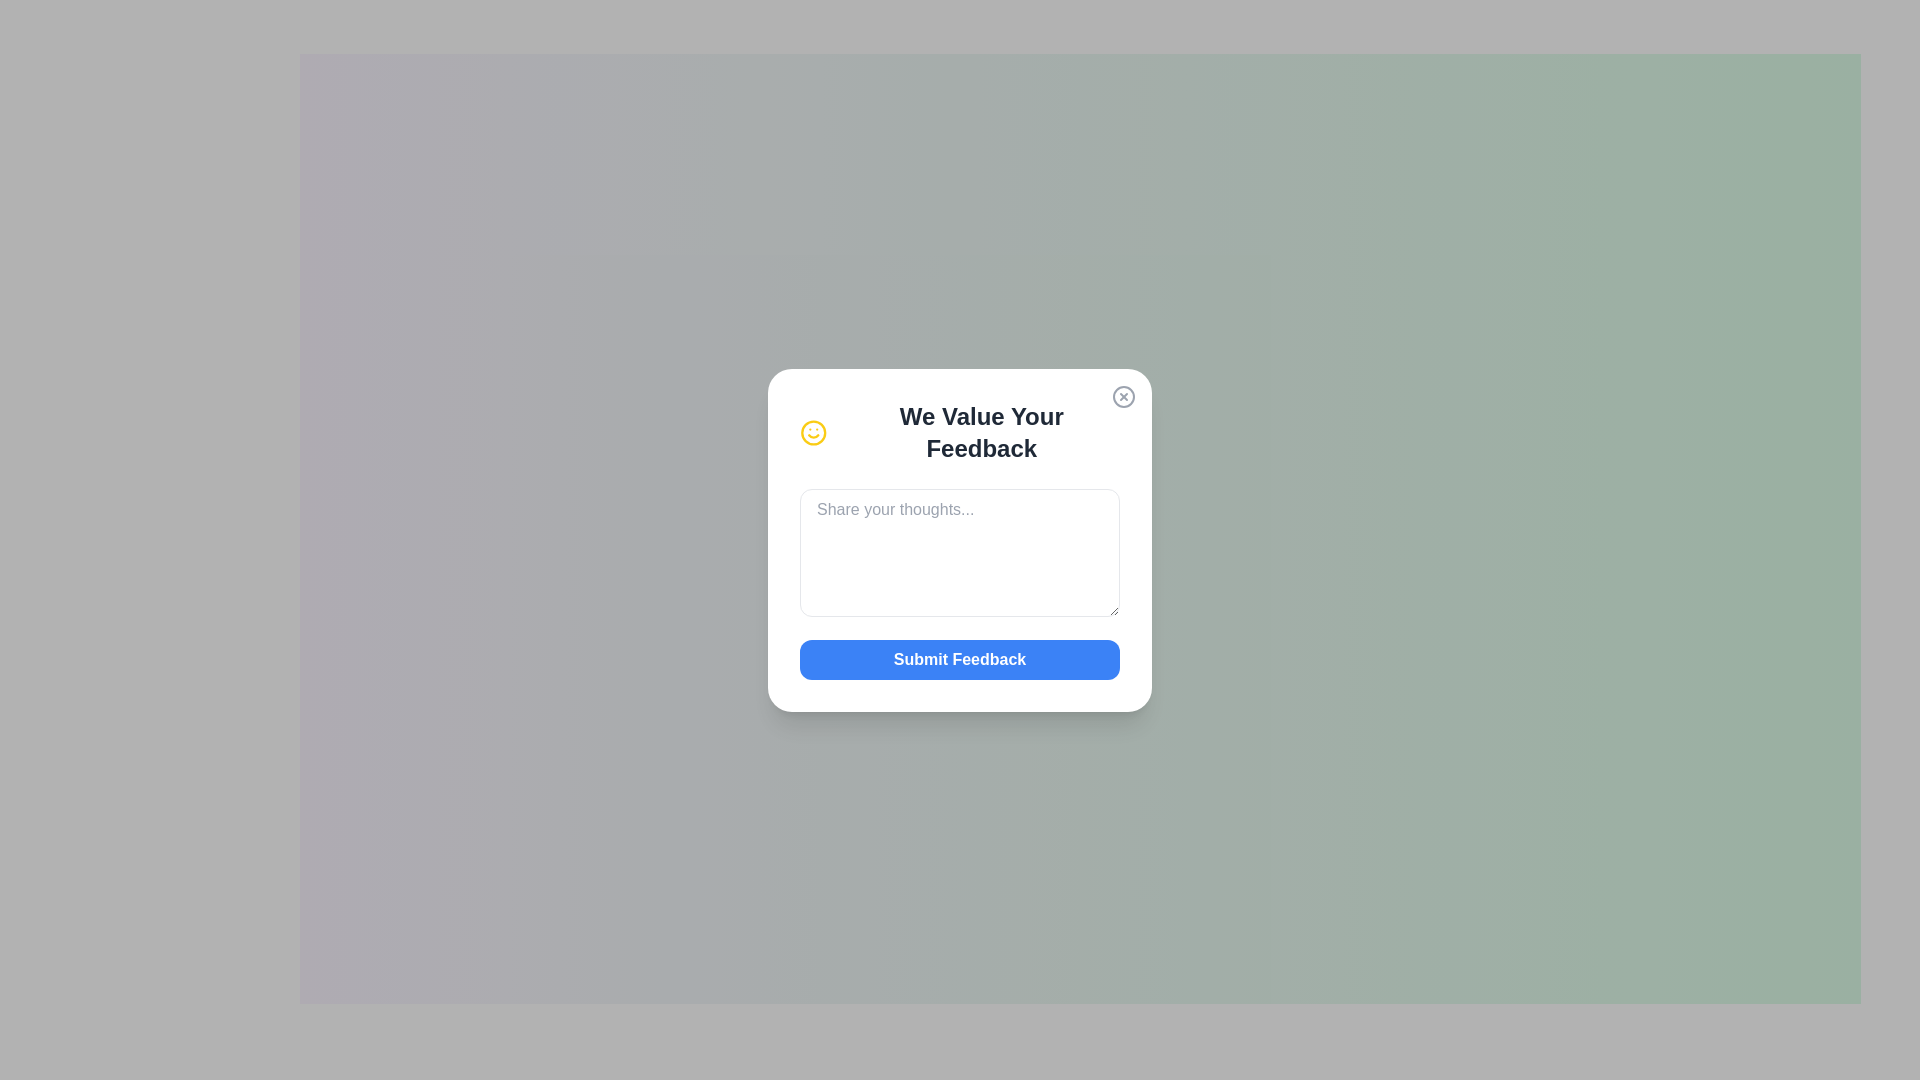 This screenshot has width=1920, height=1080. Describe the element at coordinates (813, 431) in the screenshot. I see `the yellow smiley face icon, which is positioned to the left of the text 'We Value Your Feedback' in the feedback form` at that location.